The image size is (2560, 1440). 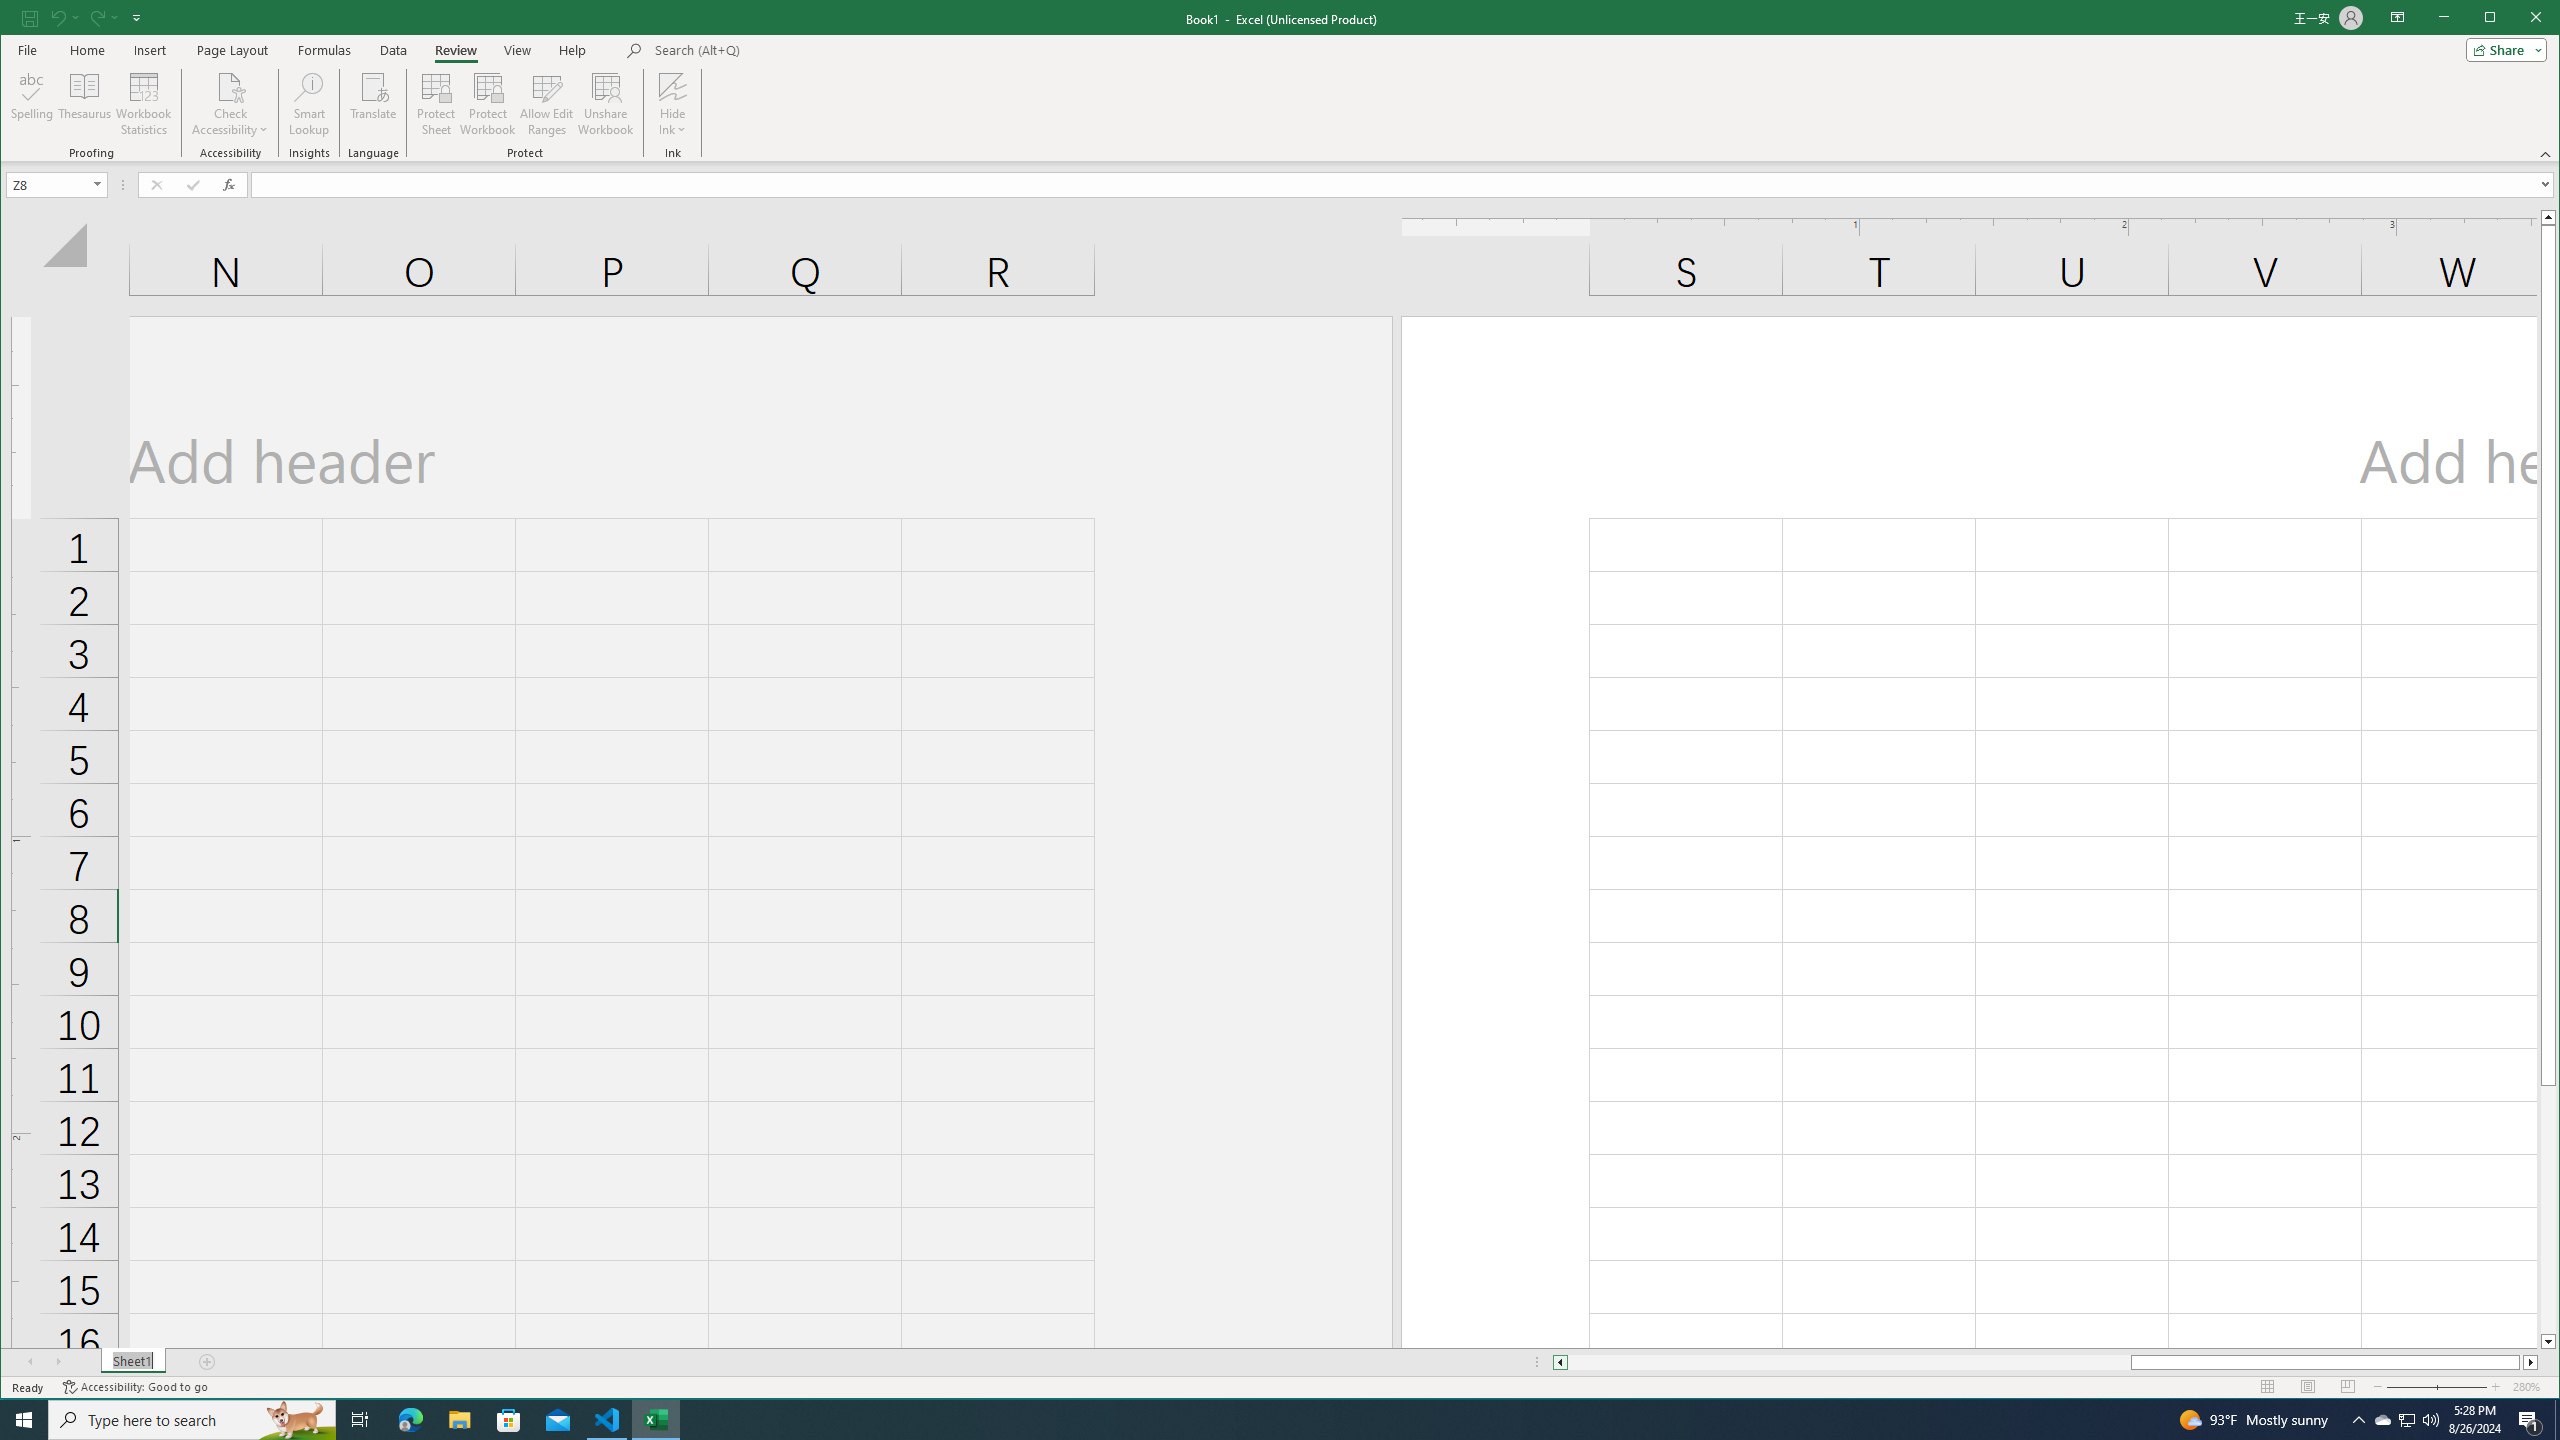 I want to click on 'Q2790: 100%', so click(x=2429, y=1418).